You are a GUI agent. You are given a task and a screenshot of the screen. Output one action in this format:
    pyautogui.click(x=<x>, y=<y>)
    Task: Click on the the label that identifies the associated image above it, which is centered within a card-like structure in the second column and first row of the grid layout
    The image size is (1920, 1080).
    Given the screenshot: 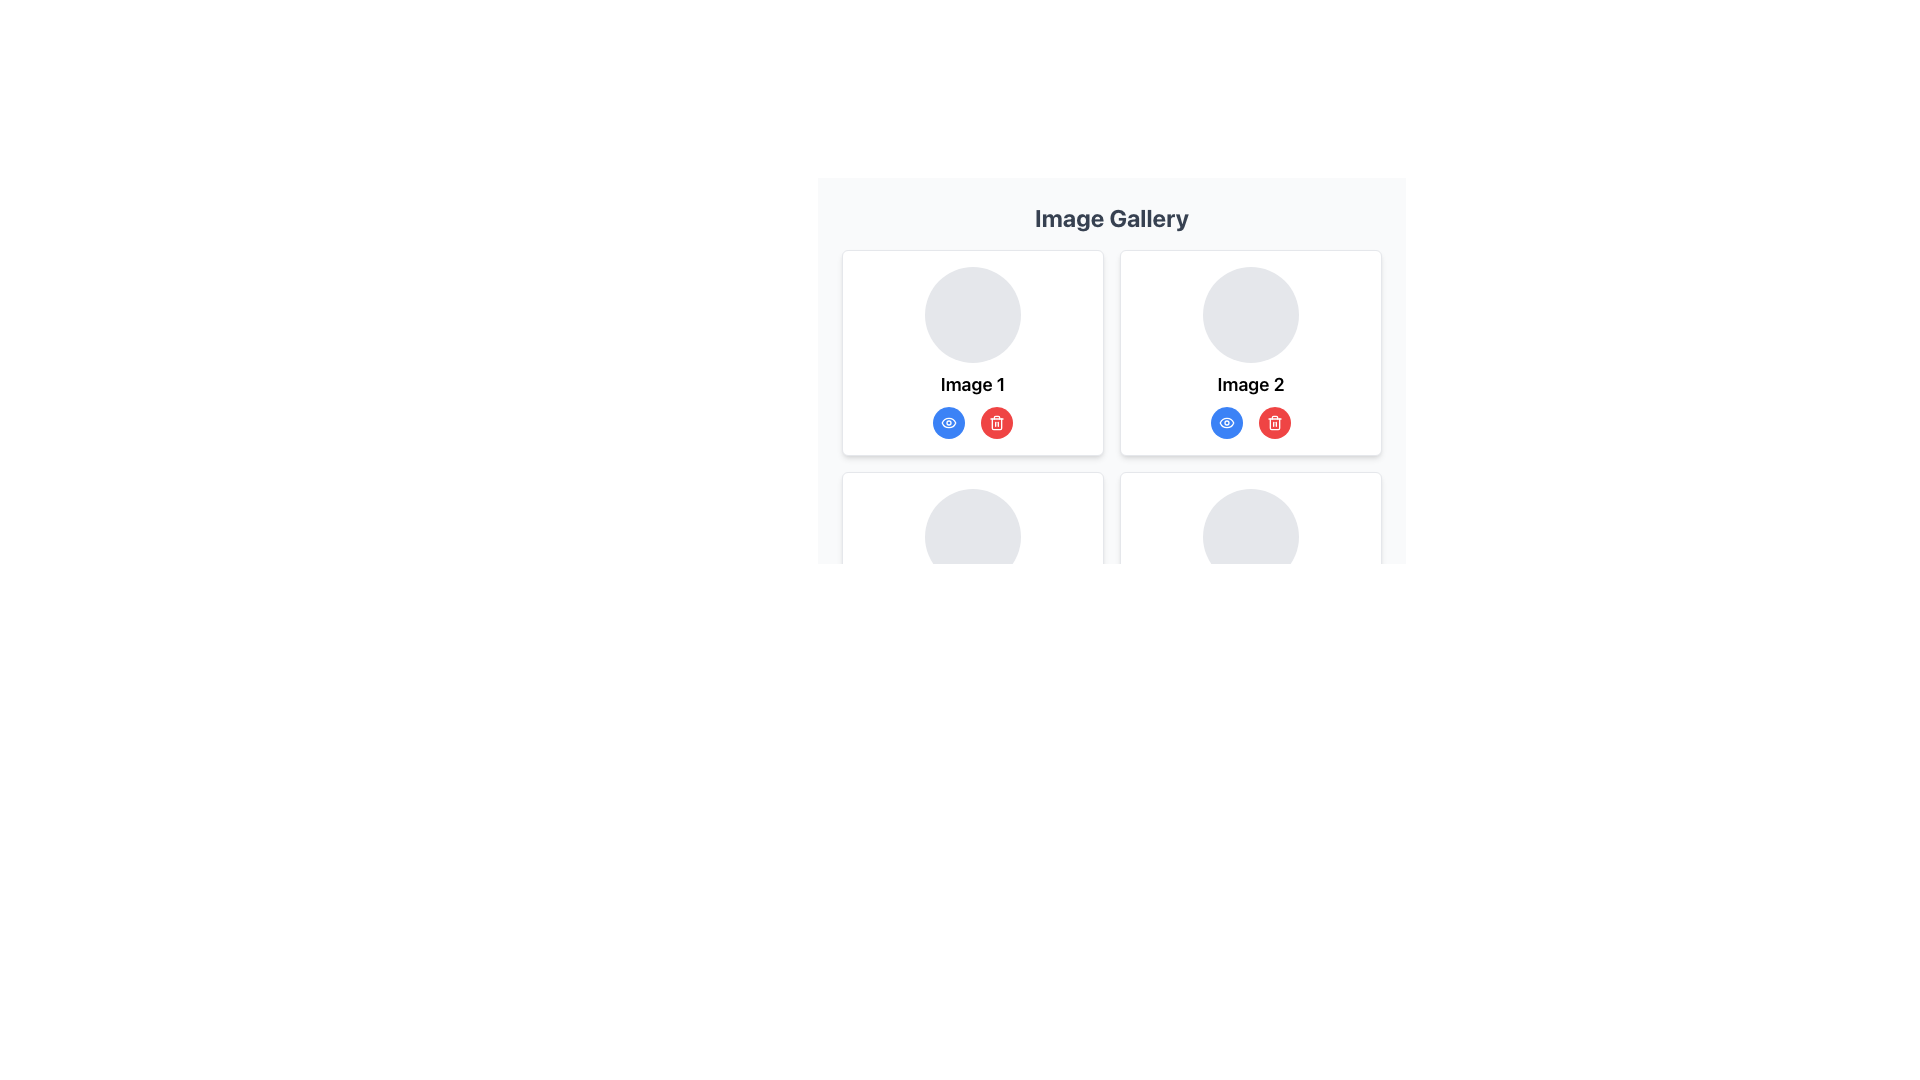 What is the action you would take?
    pyautogui.click(x=1250, y=385)
    